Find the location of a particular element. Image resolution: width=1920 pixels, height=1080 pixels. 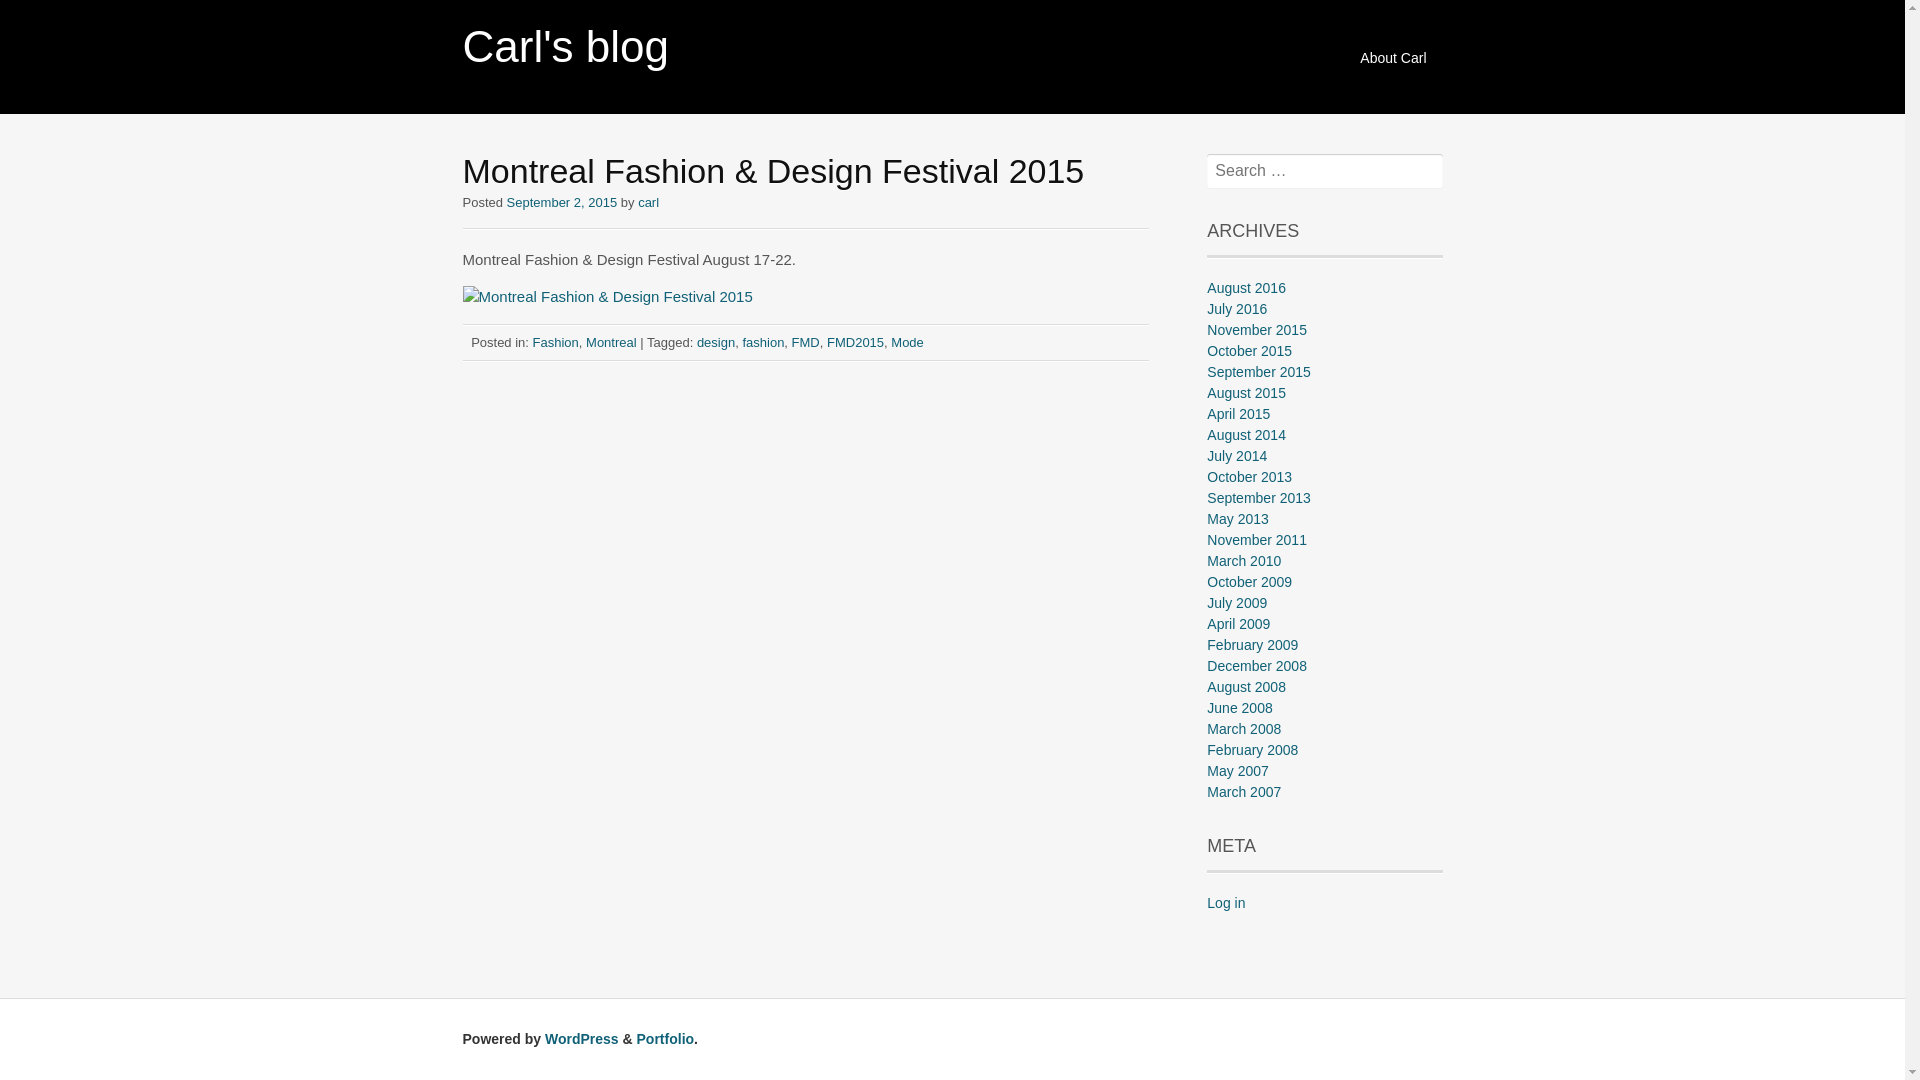

'July 2016' is located at coordinates (1236, 308).